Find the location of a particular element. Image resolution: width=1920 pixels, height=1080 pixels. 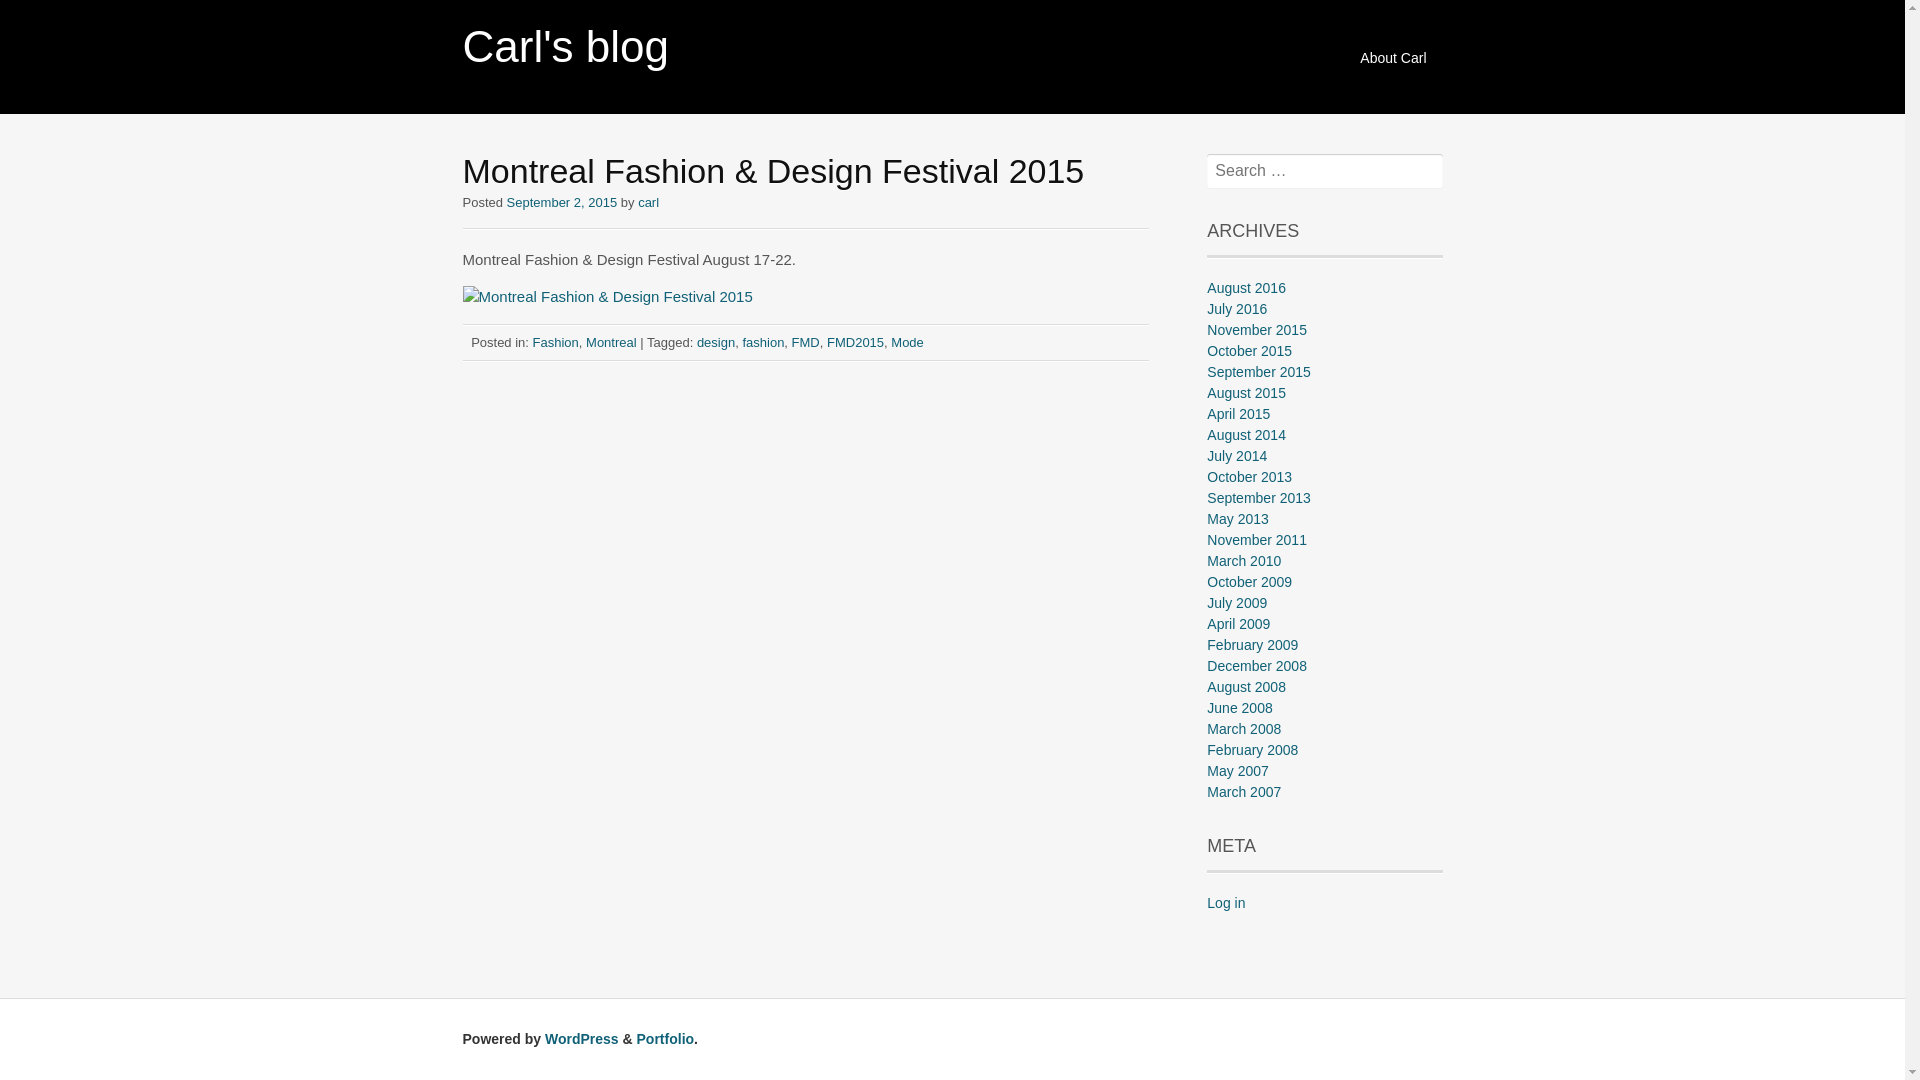

'July 2016' is located at coordinates (1236, 308).